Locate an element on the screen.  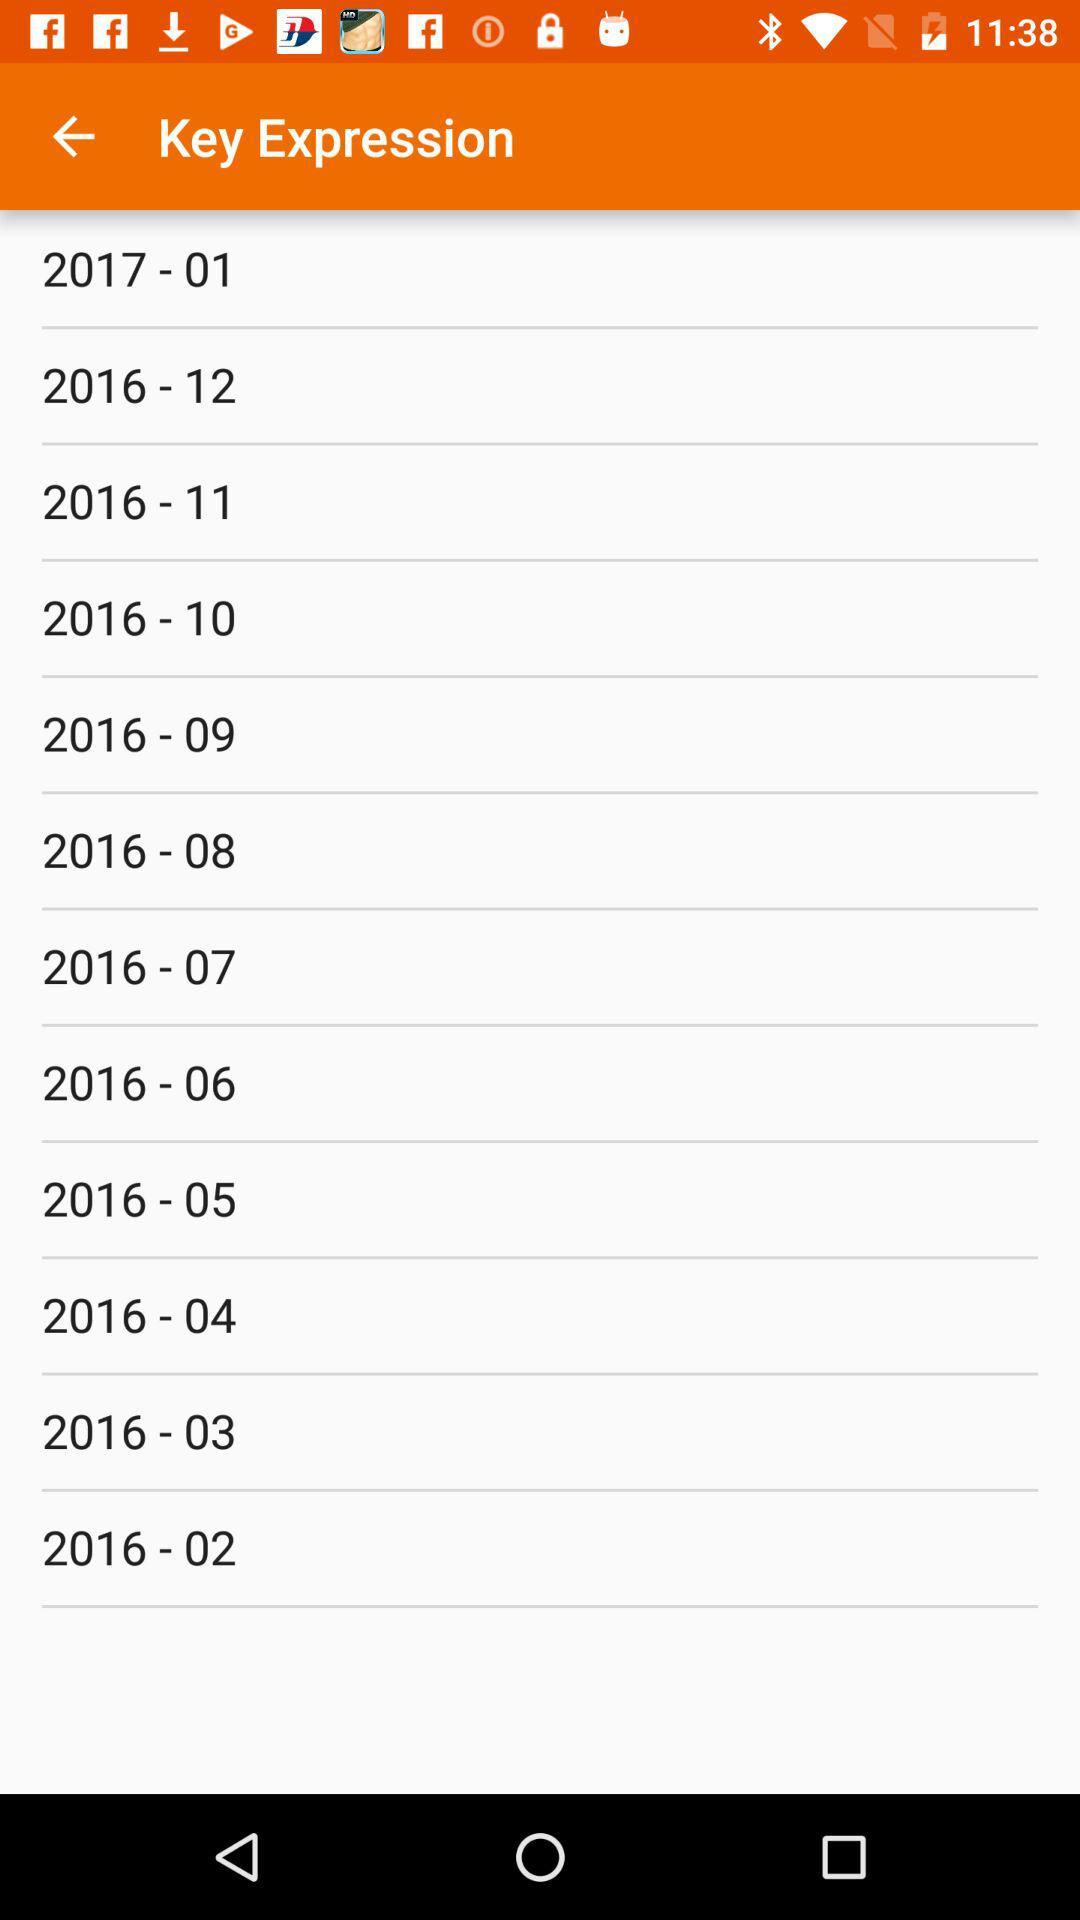
the item to the left of the key expression item is located at coordinates (72, 135).